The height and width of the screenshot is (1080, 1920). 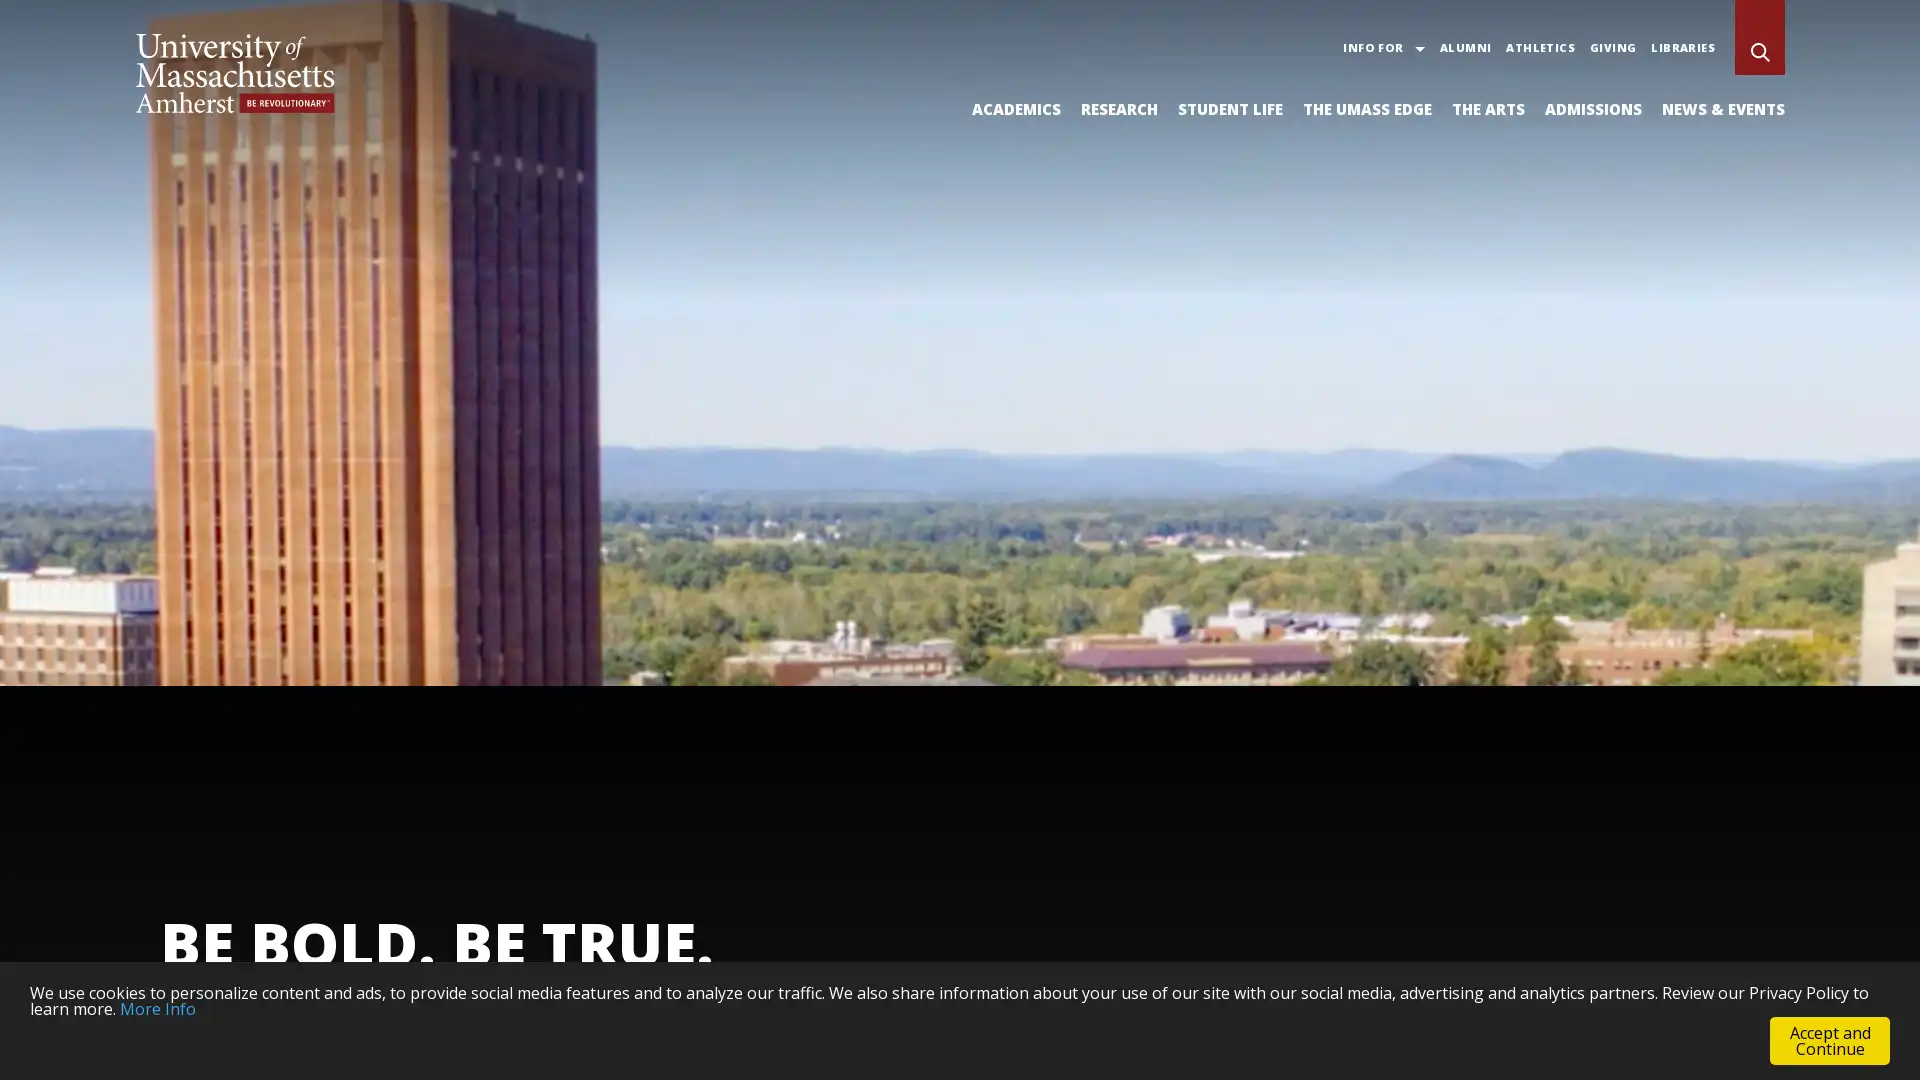 I want to click on Pause Background Video, so click(x=1862, y=1023).